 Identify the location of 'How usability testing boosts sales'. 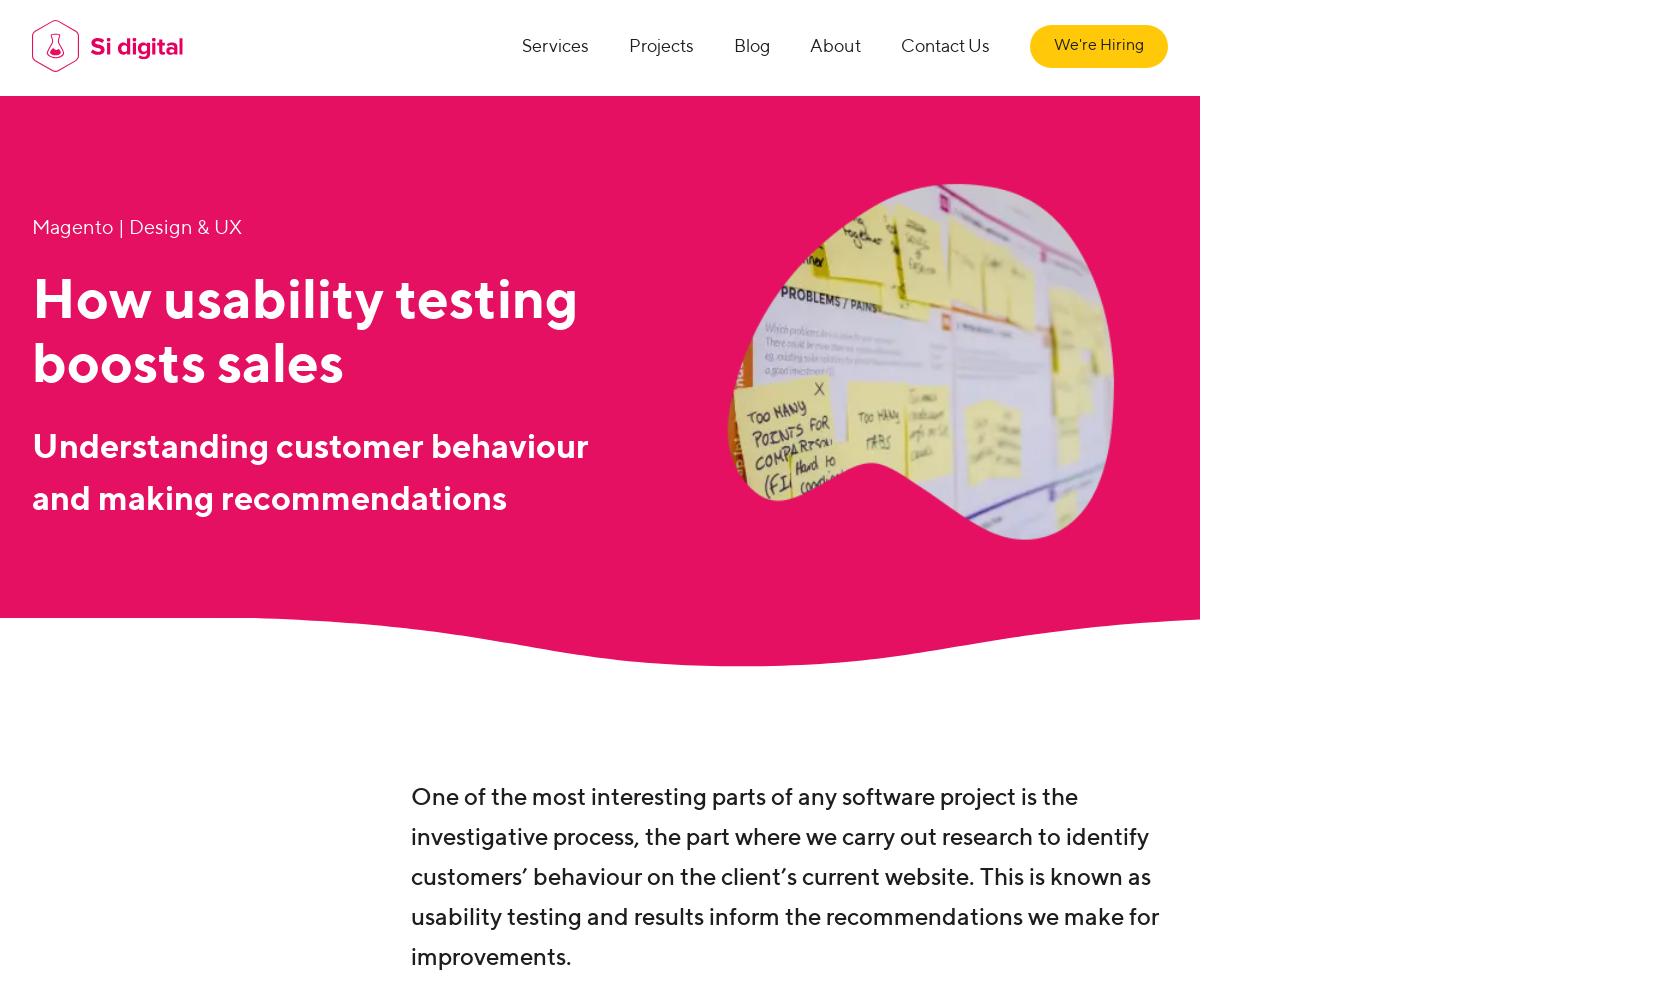
(305, 334).